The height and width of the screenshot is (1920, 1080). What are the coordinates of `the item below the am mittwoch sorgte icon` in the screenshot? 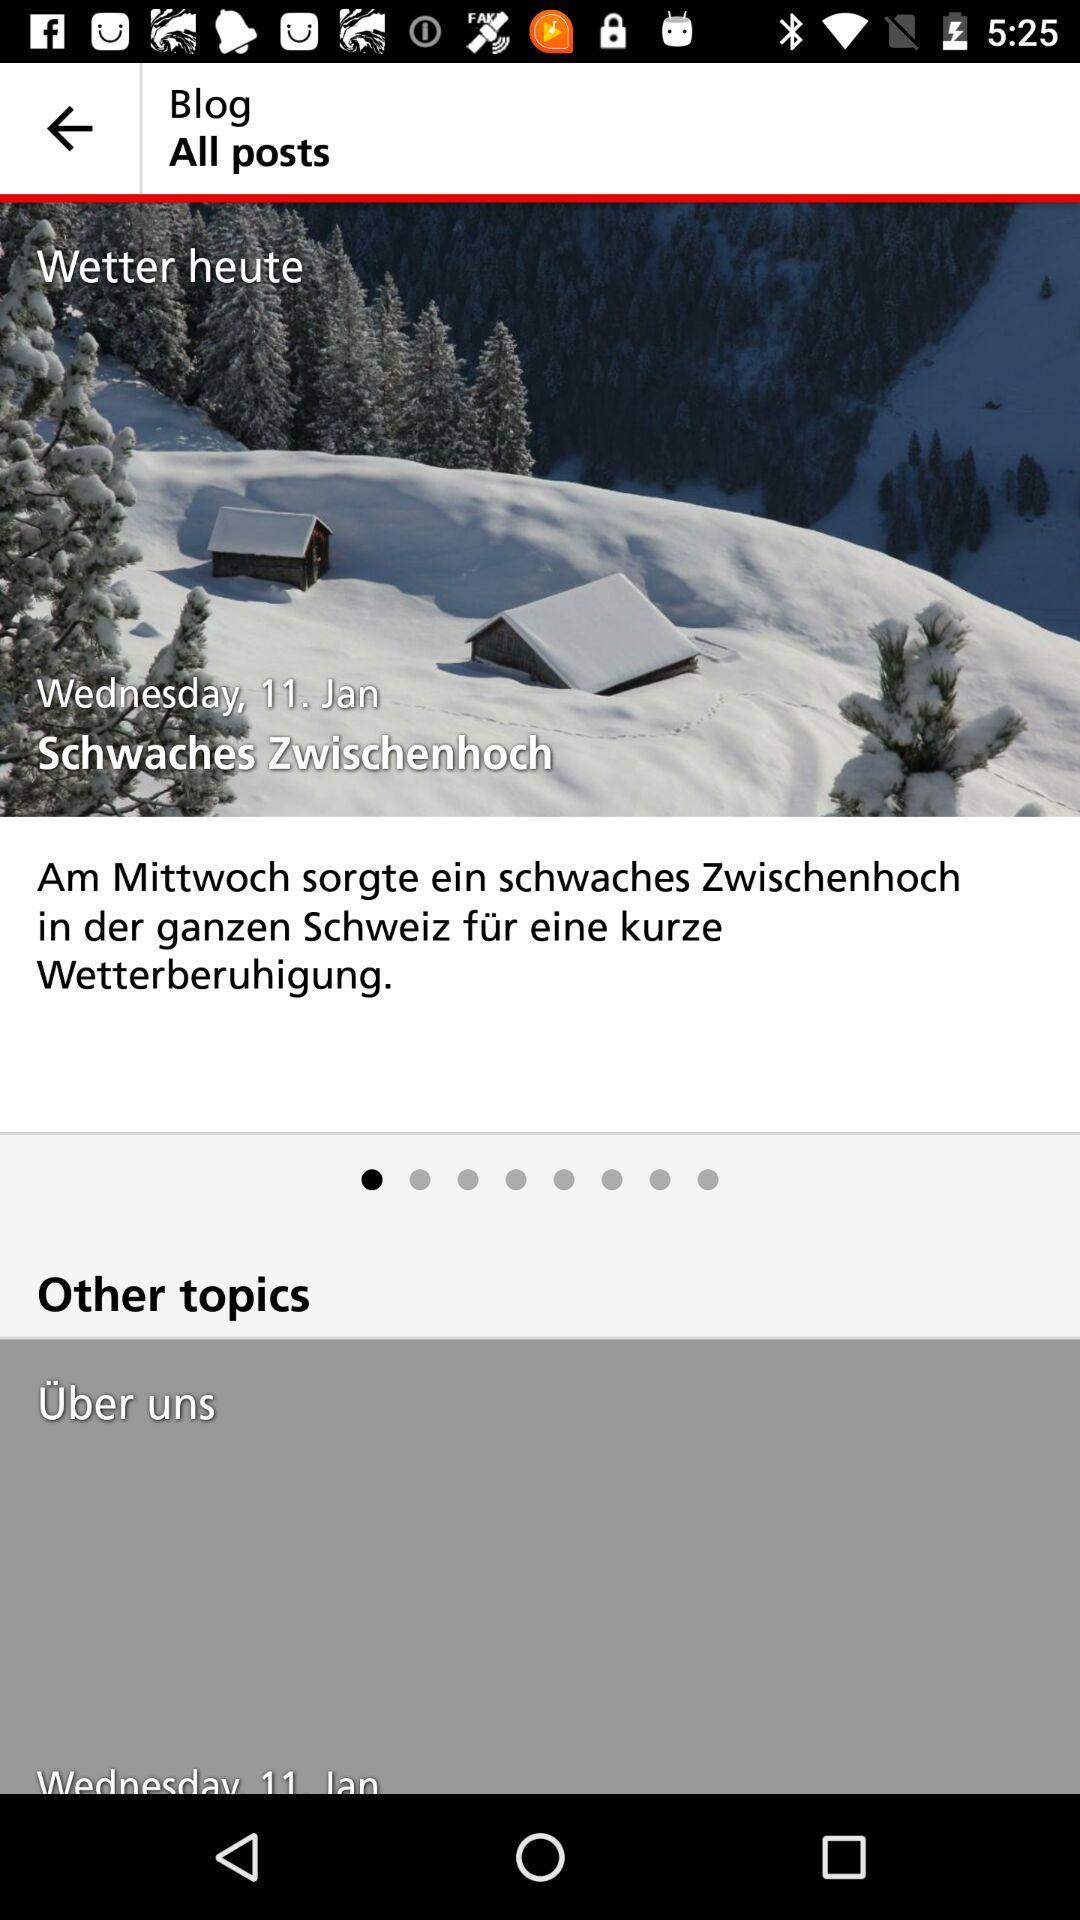 It's located at (659, 1179).